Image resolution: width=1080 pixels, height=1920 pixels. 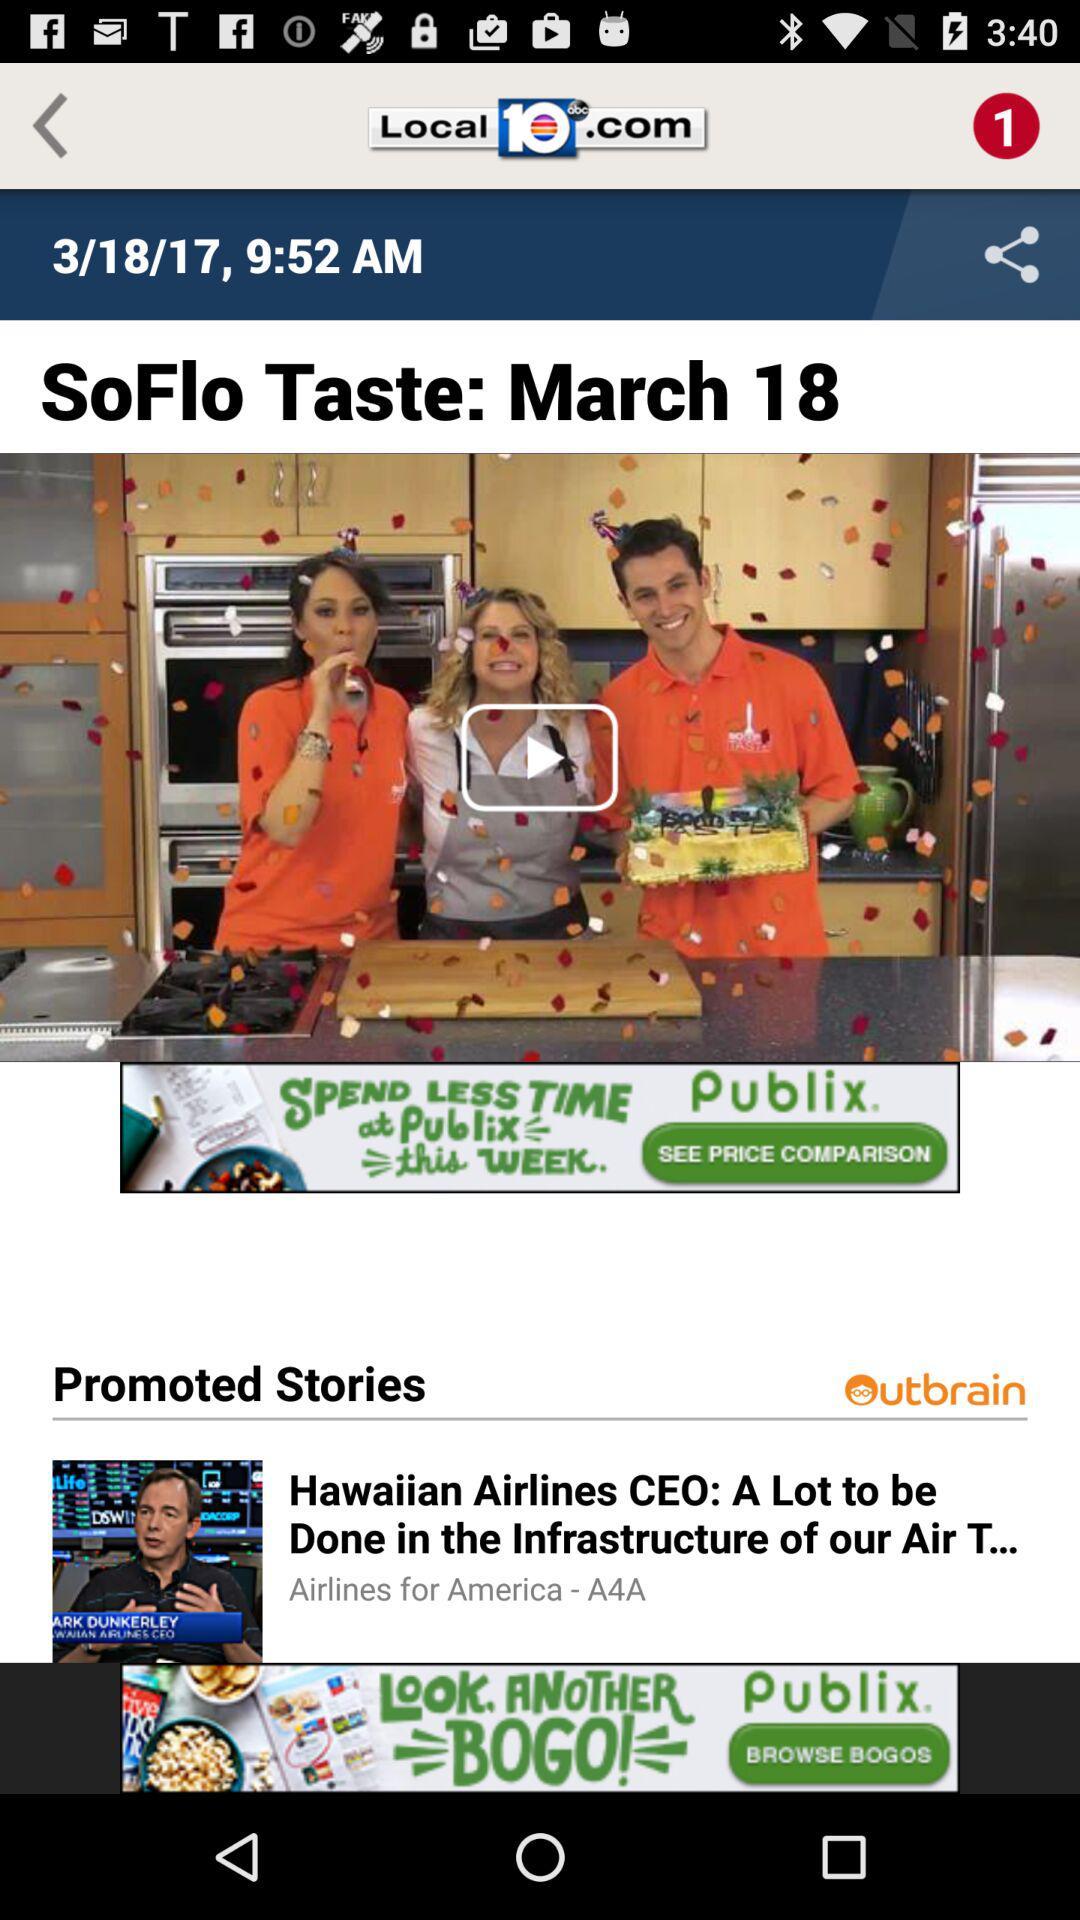 What do you see at coordinates (540, 756) in the screenshot?
I see `video` at bounding box center [540, 756].